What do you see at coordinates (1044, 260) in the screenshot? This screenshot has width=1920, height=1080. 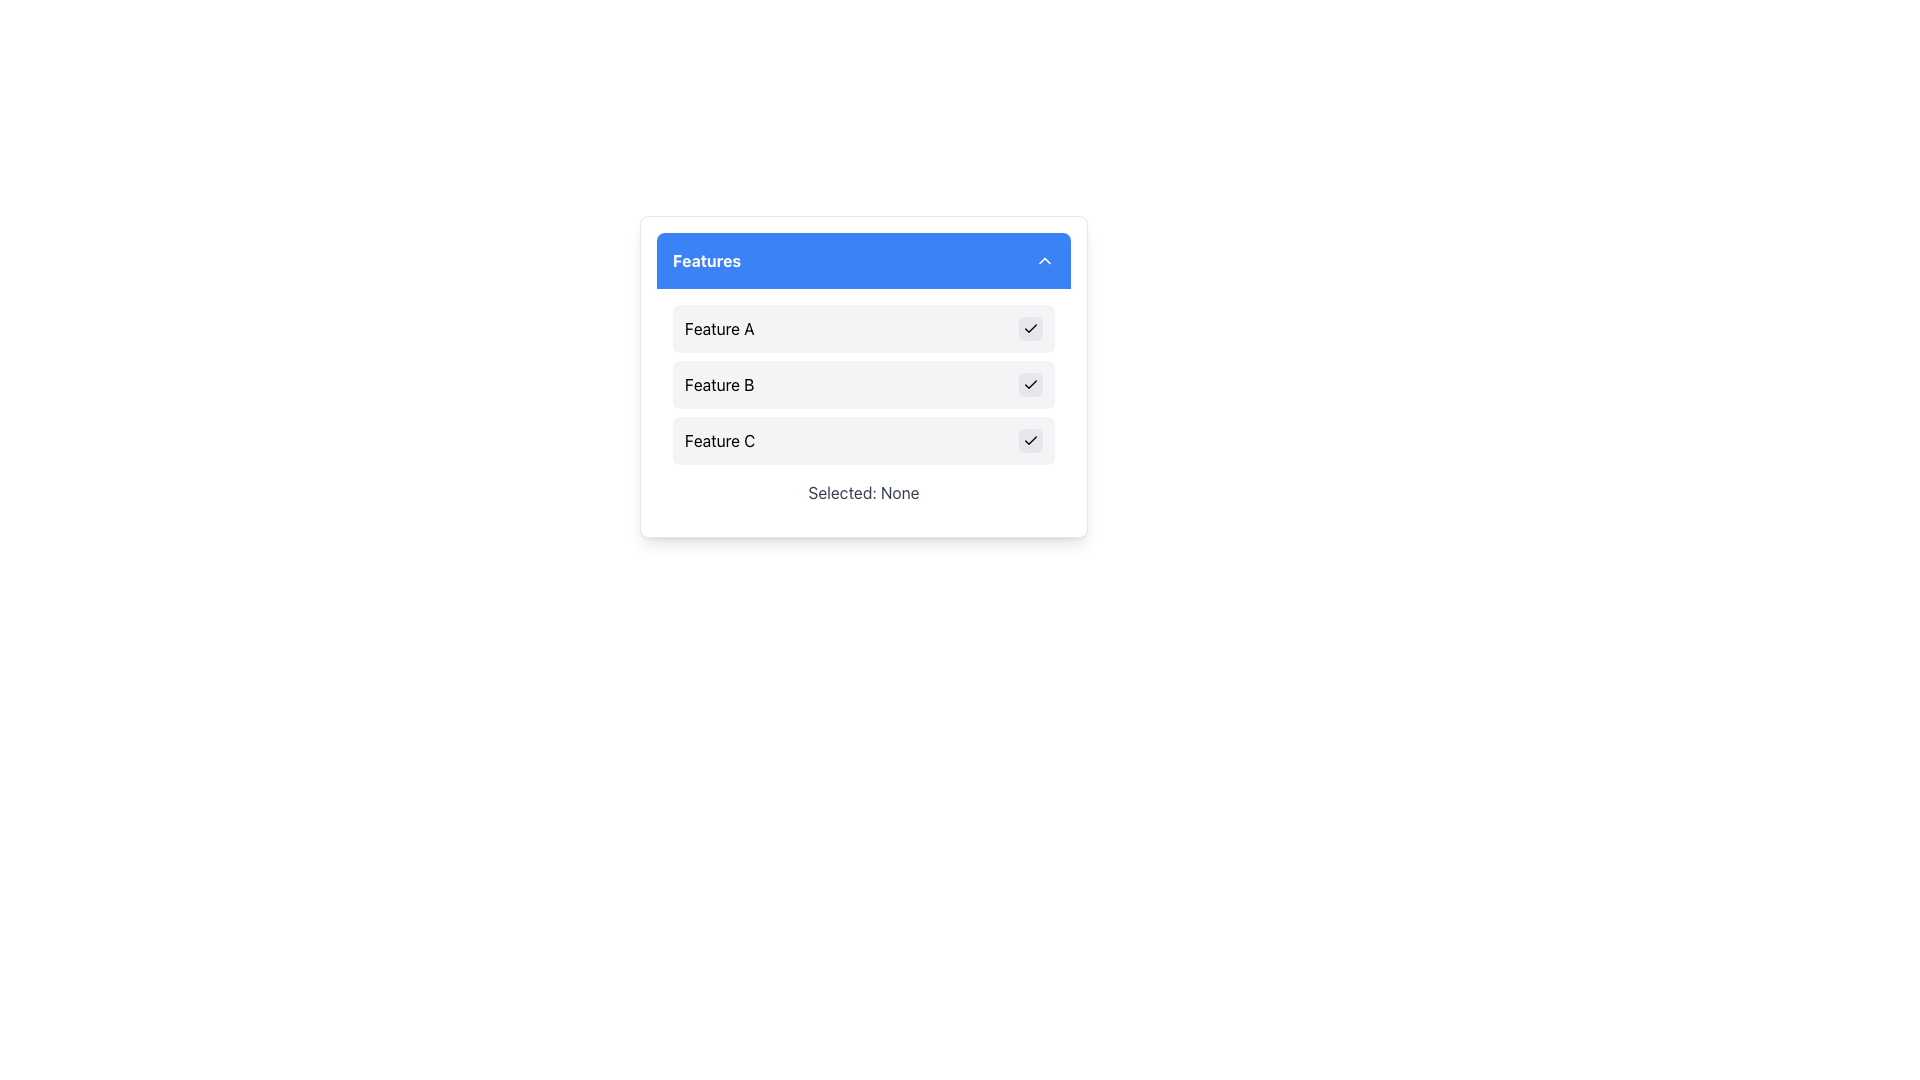 I see `the upward-pointing chevron icon on the right side of the 'Features' bar` at bounding box center [1044, 260].